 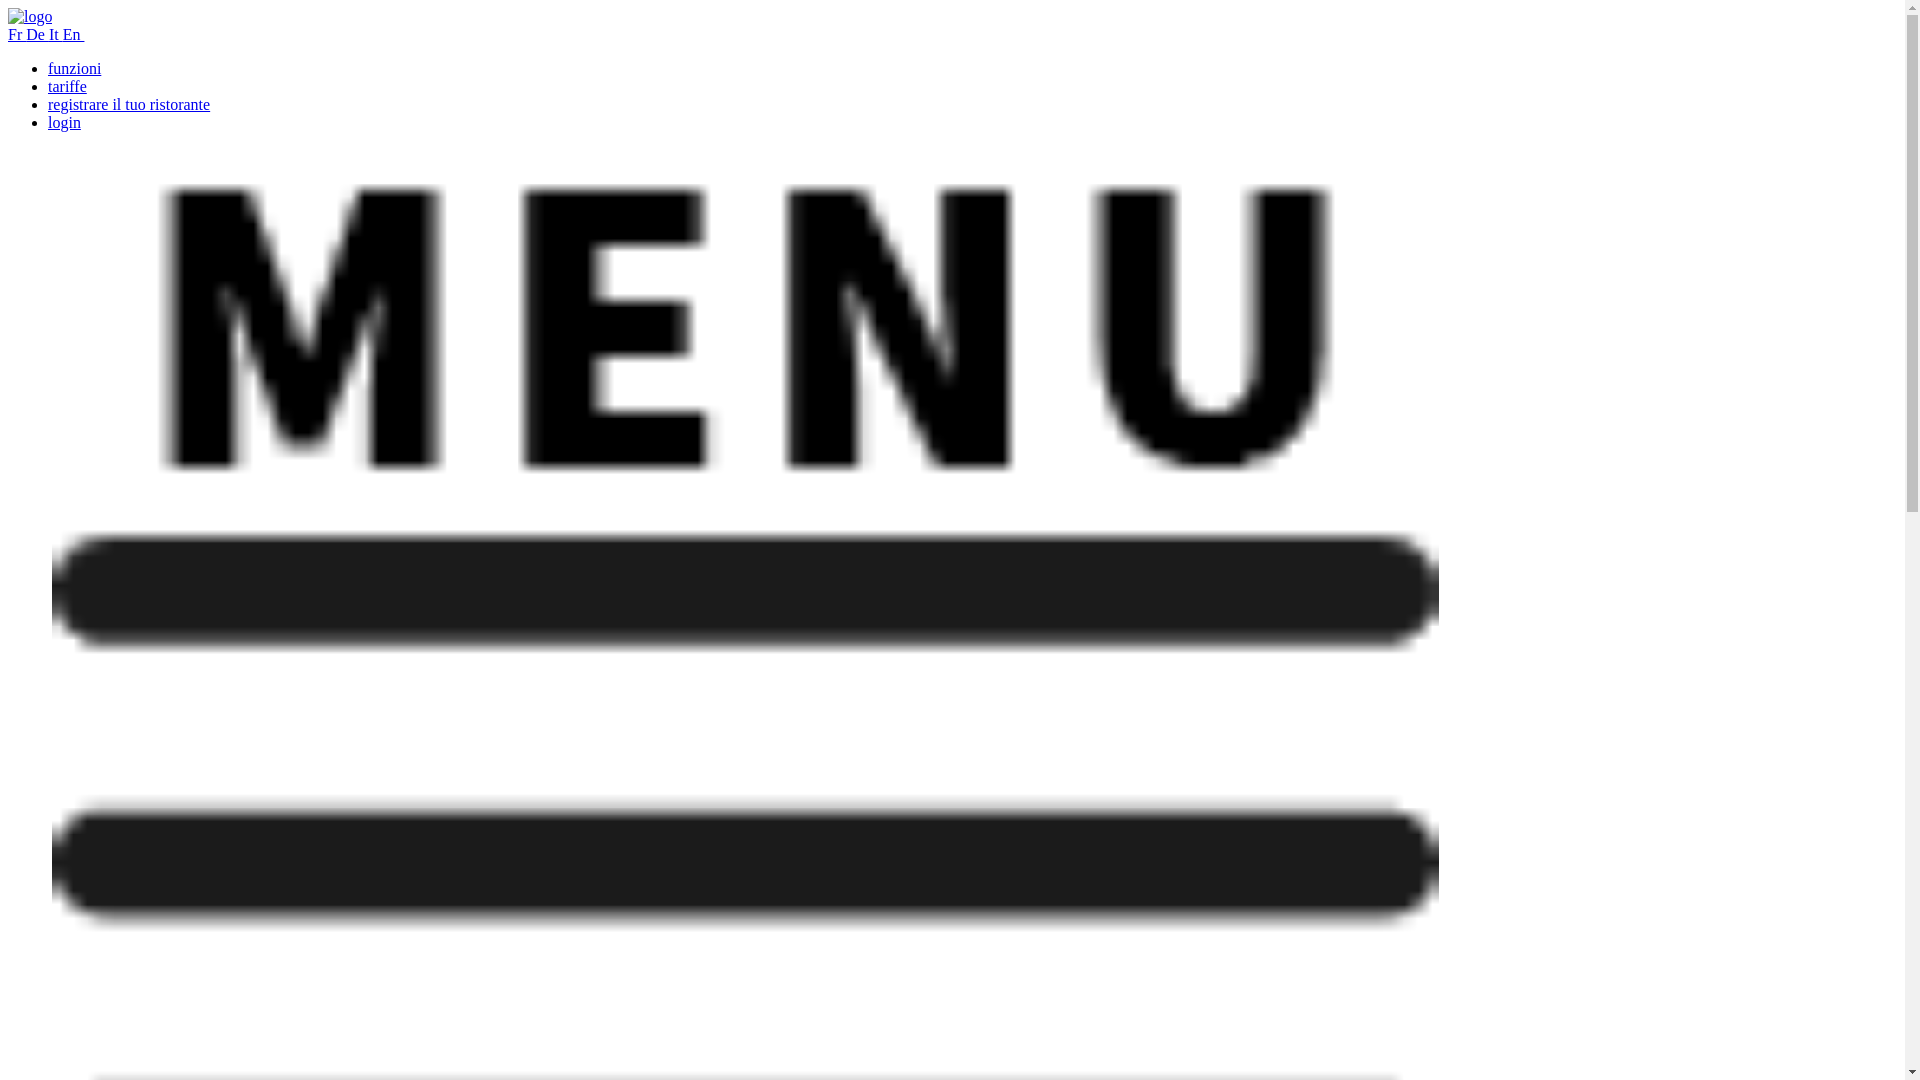 What do you see at coordinates (17, 34) in the screenshot?
I see `'Fr'` at bounding box center [17, 34].